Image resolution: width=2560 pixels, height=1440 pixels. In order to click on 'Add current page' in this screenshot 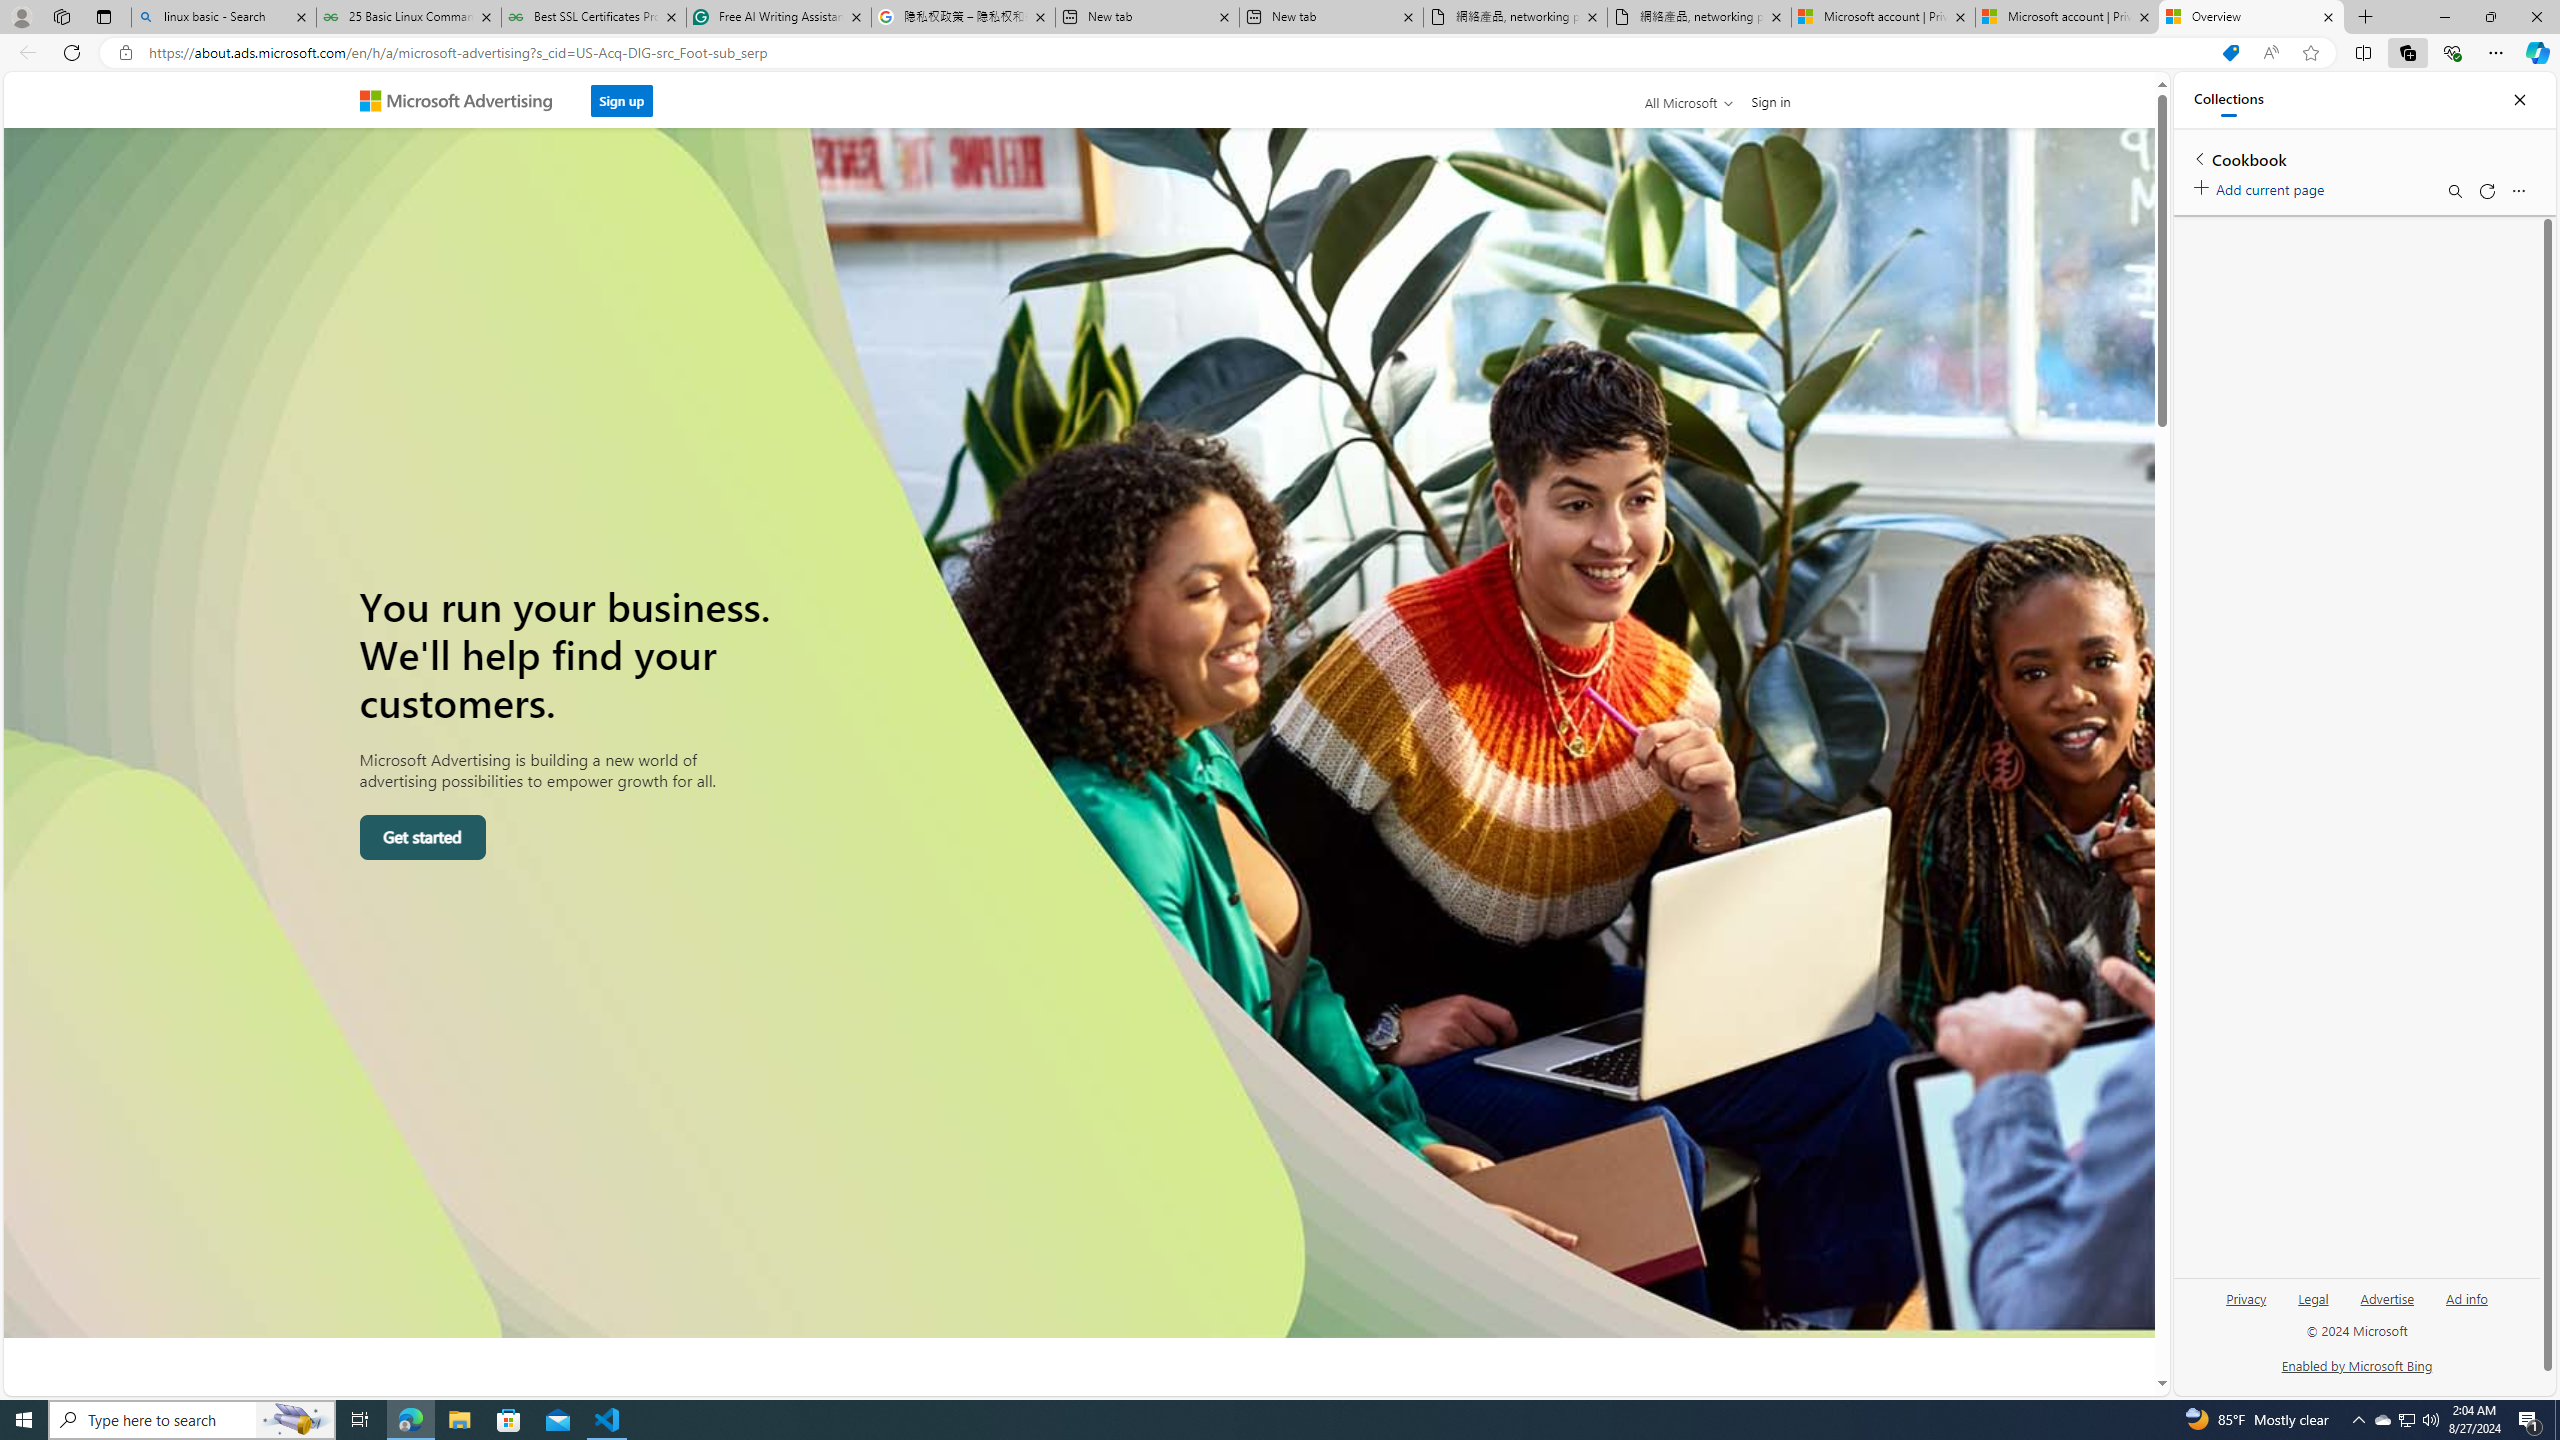, I will do `click(2262, 184)`.